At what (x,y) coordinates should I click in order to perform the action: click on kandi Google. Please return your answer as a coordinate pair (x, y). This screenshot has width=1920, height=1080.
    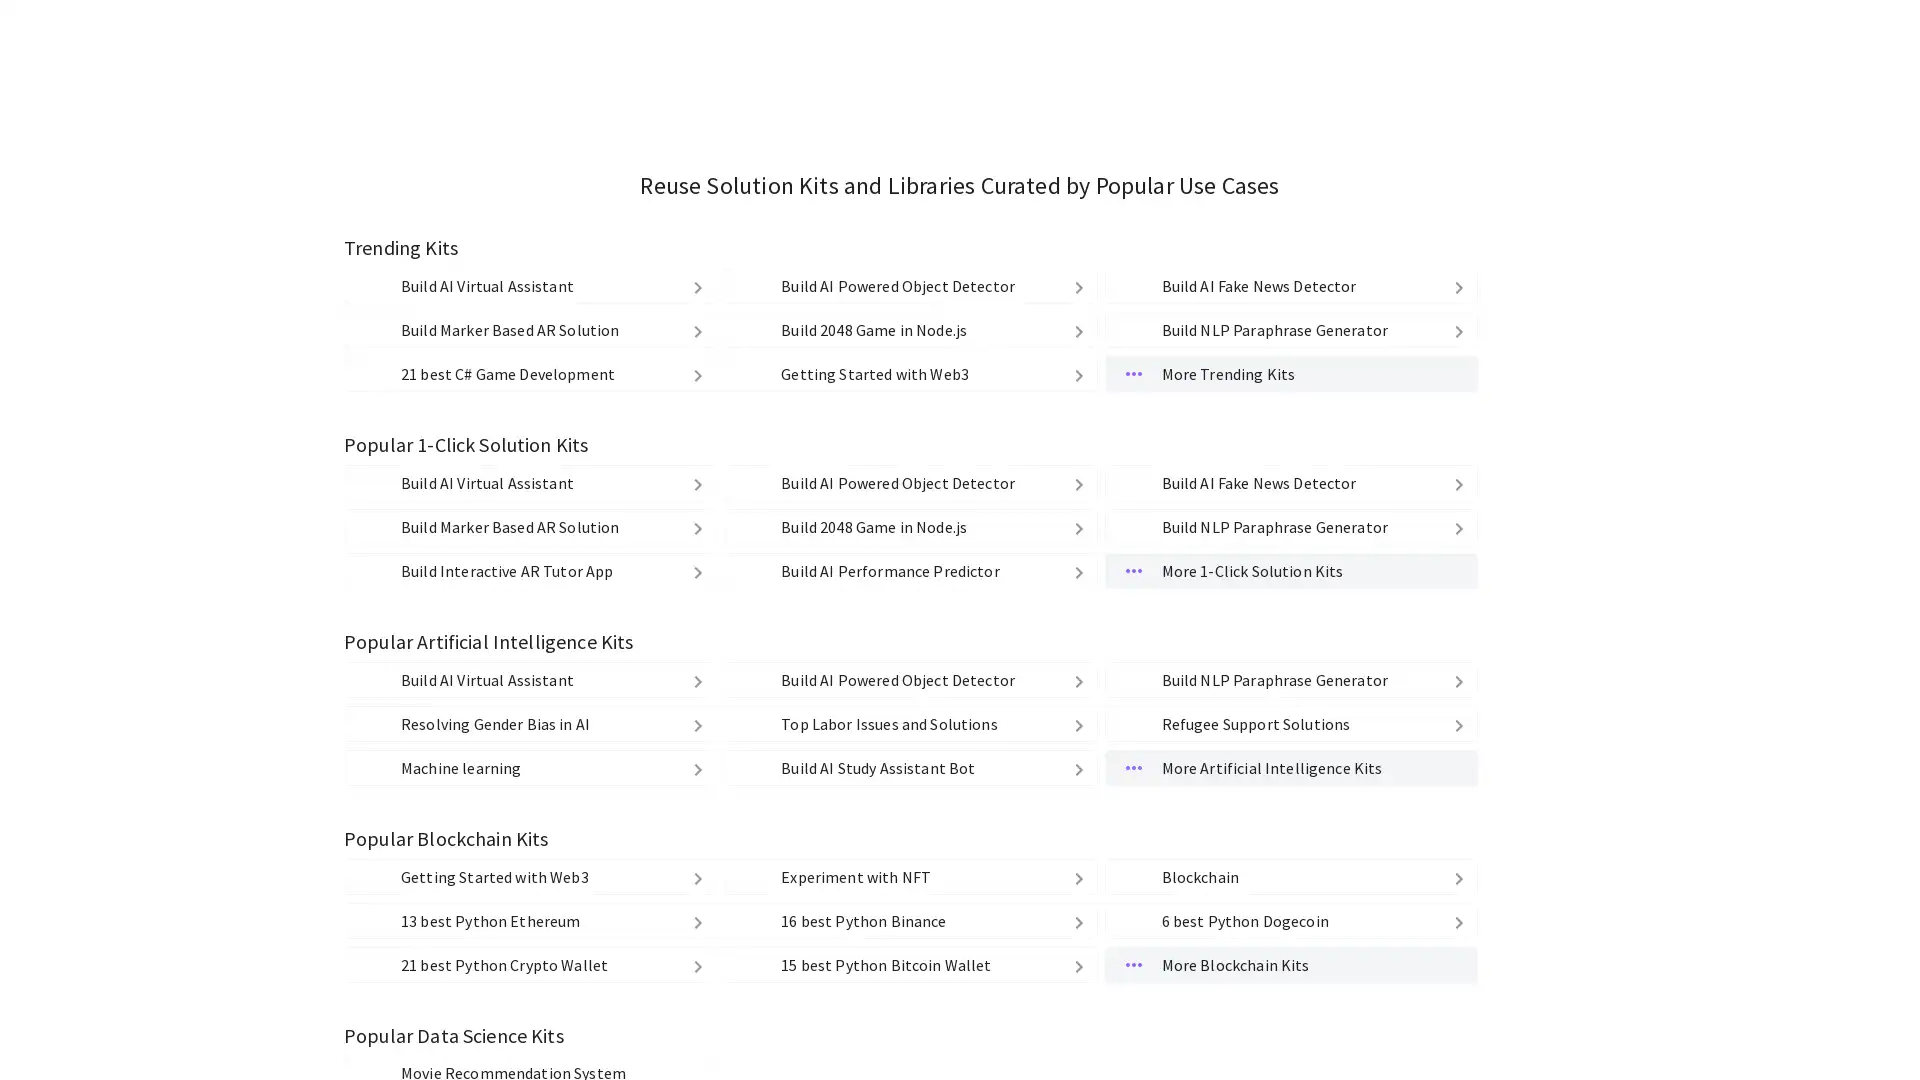
    Looking at the image, I should click on (1705, 67).